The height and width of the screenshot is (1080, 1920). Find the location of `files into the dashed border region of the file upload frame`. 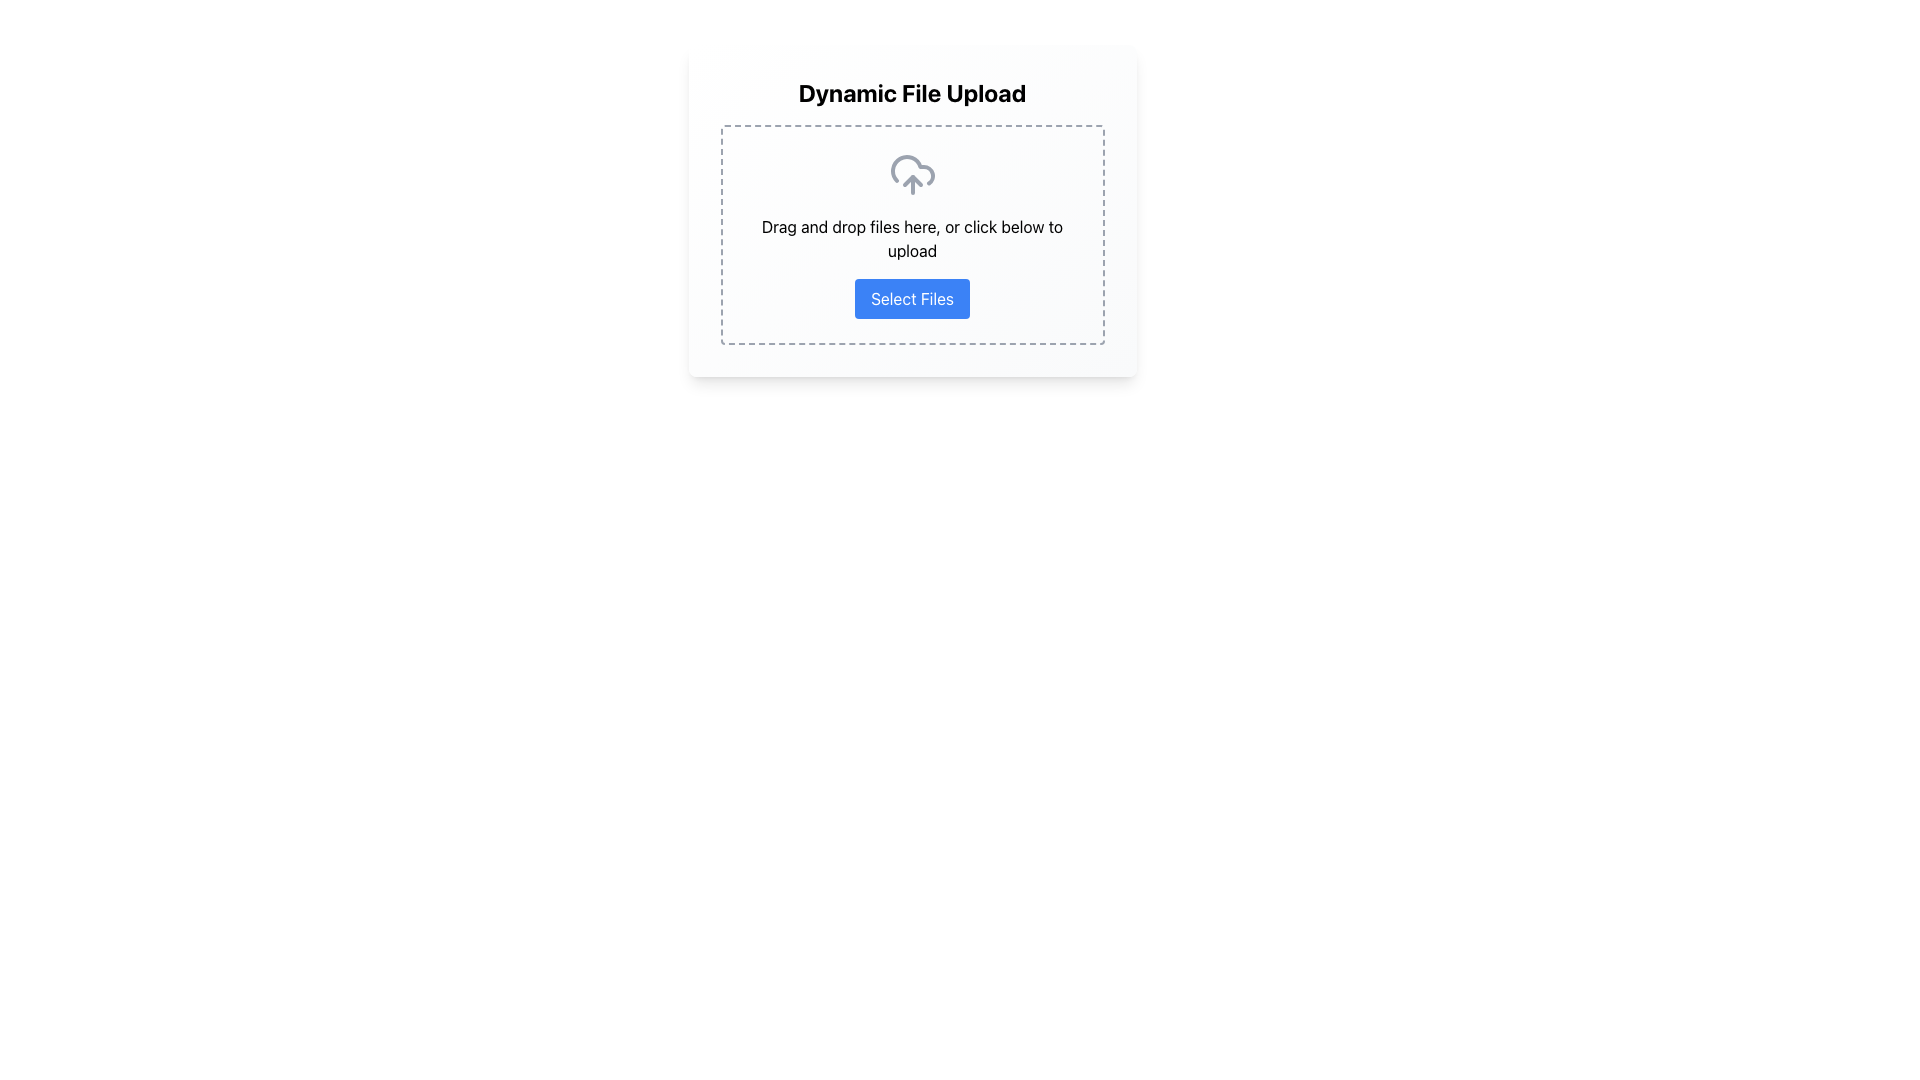

files into the dashed border region of the file upload frame is located at coordinates (911, 211).